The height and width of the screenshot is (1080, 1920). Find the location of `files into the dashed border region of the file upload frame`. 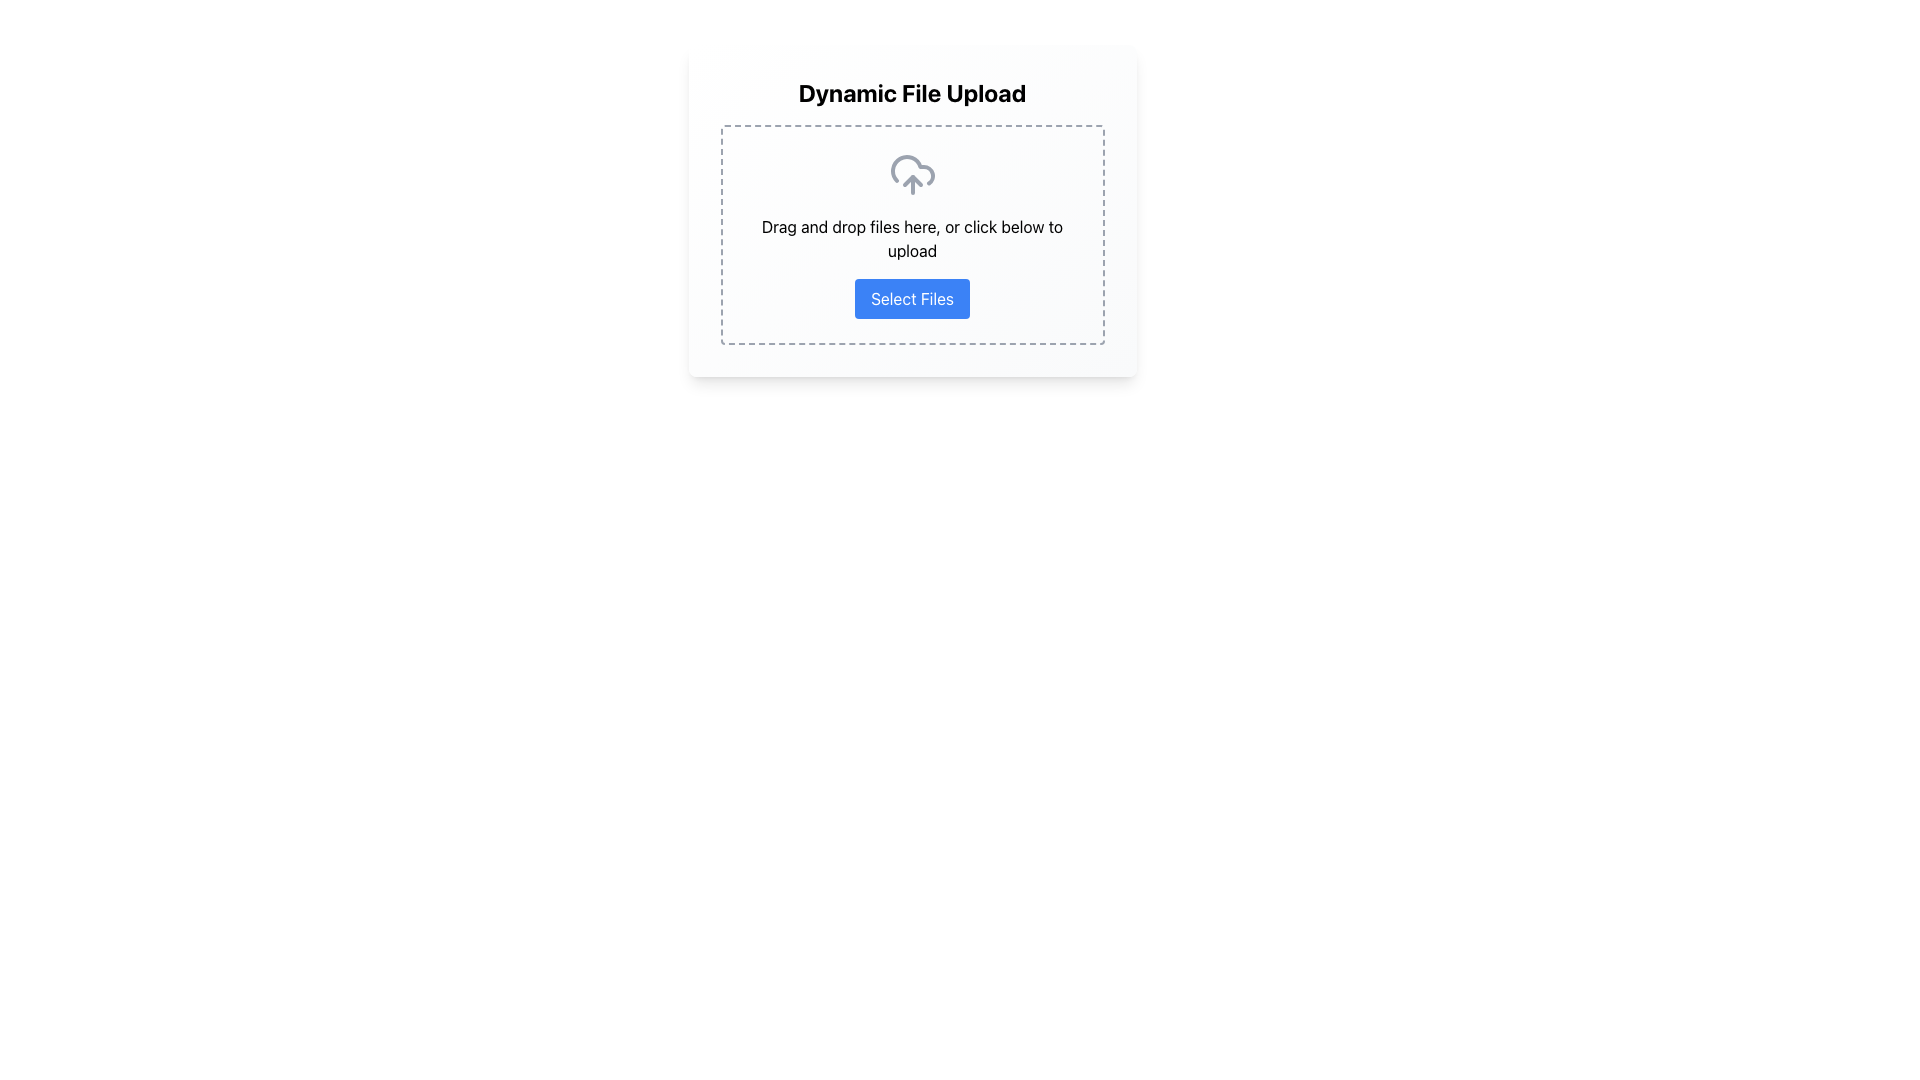

files into the dashed border region of the file upload frame is located at coordinates (911, 211).